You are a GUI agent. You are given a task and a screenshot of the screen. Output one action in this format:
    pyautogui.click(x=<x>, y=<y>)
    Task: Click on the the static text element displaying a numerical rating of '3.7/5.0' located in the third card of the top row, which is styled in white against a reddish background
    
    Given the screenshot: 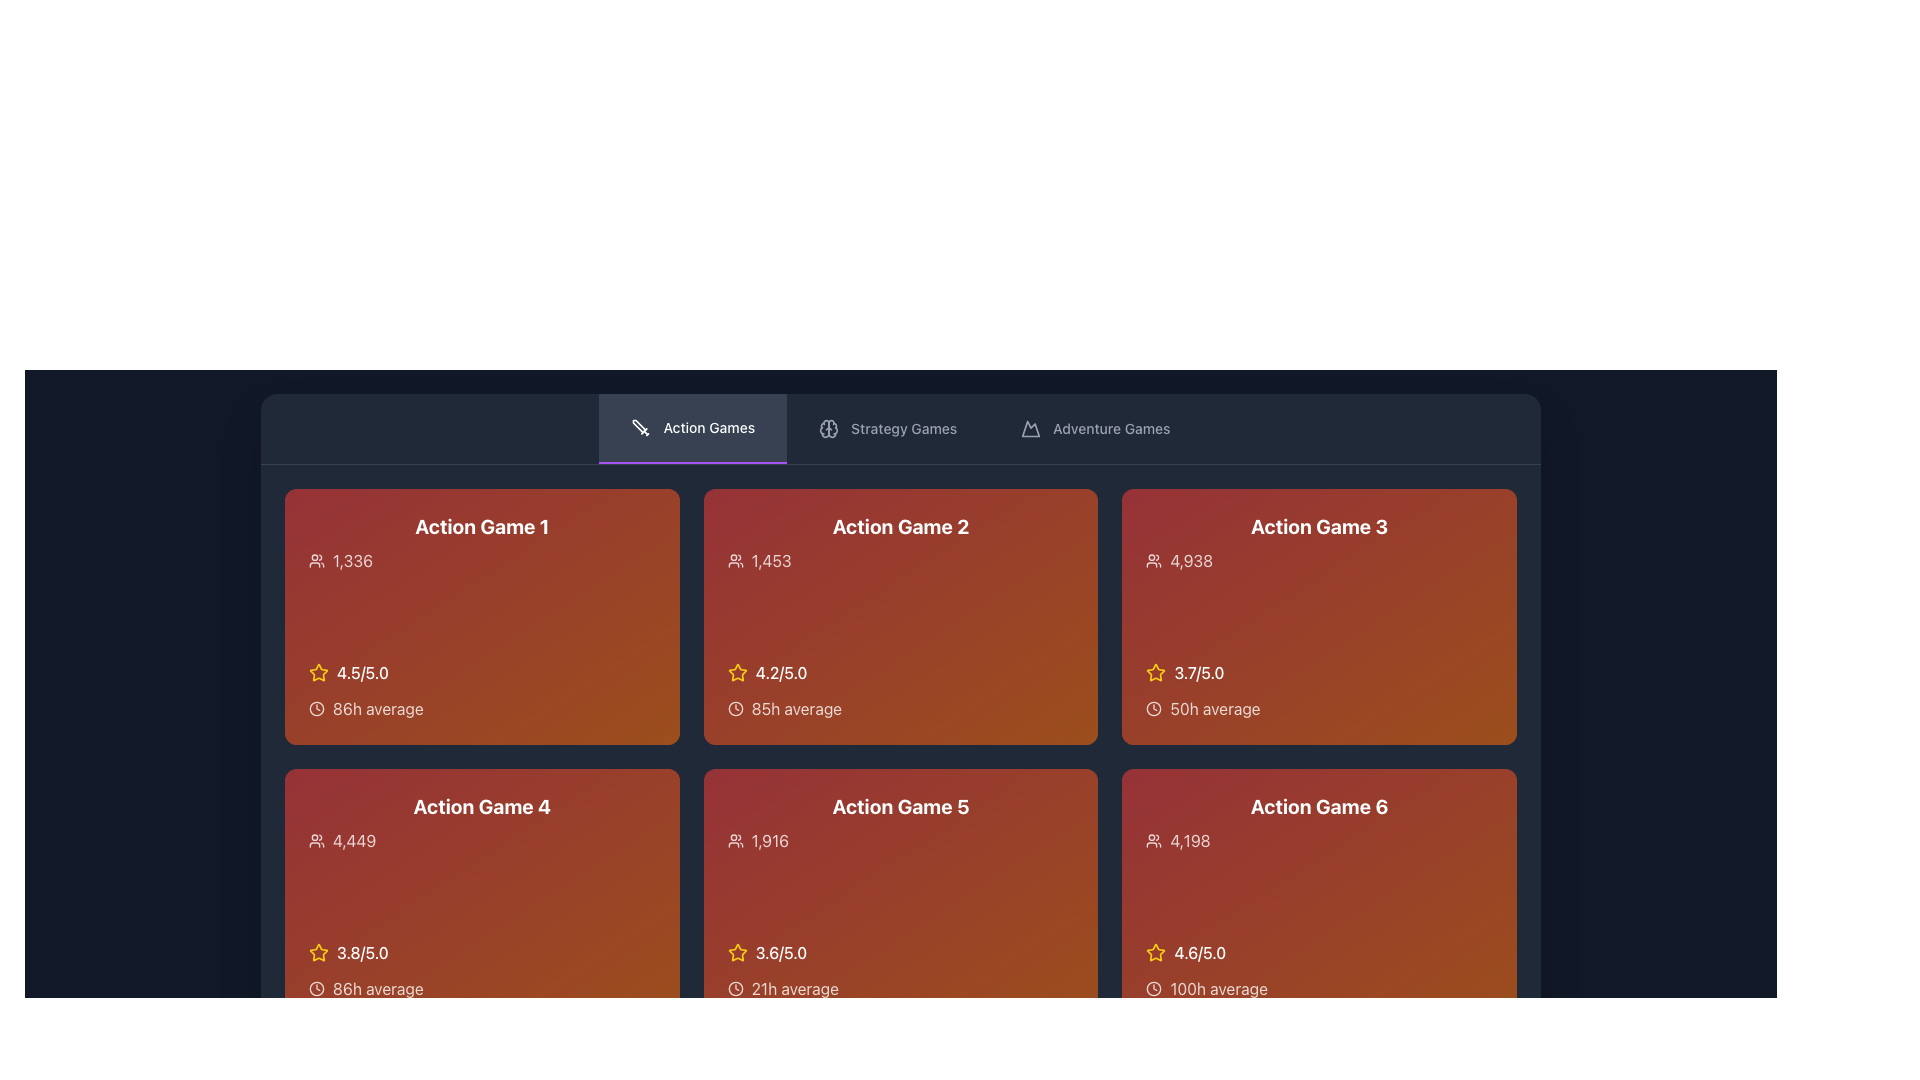 What is the action you would take?
    pyautogui.click(x=1199, y=672)
    